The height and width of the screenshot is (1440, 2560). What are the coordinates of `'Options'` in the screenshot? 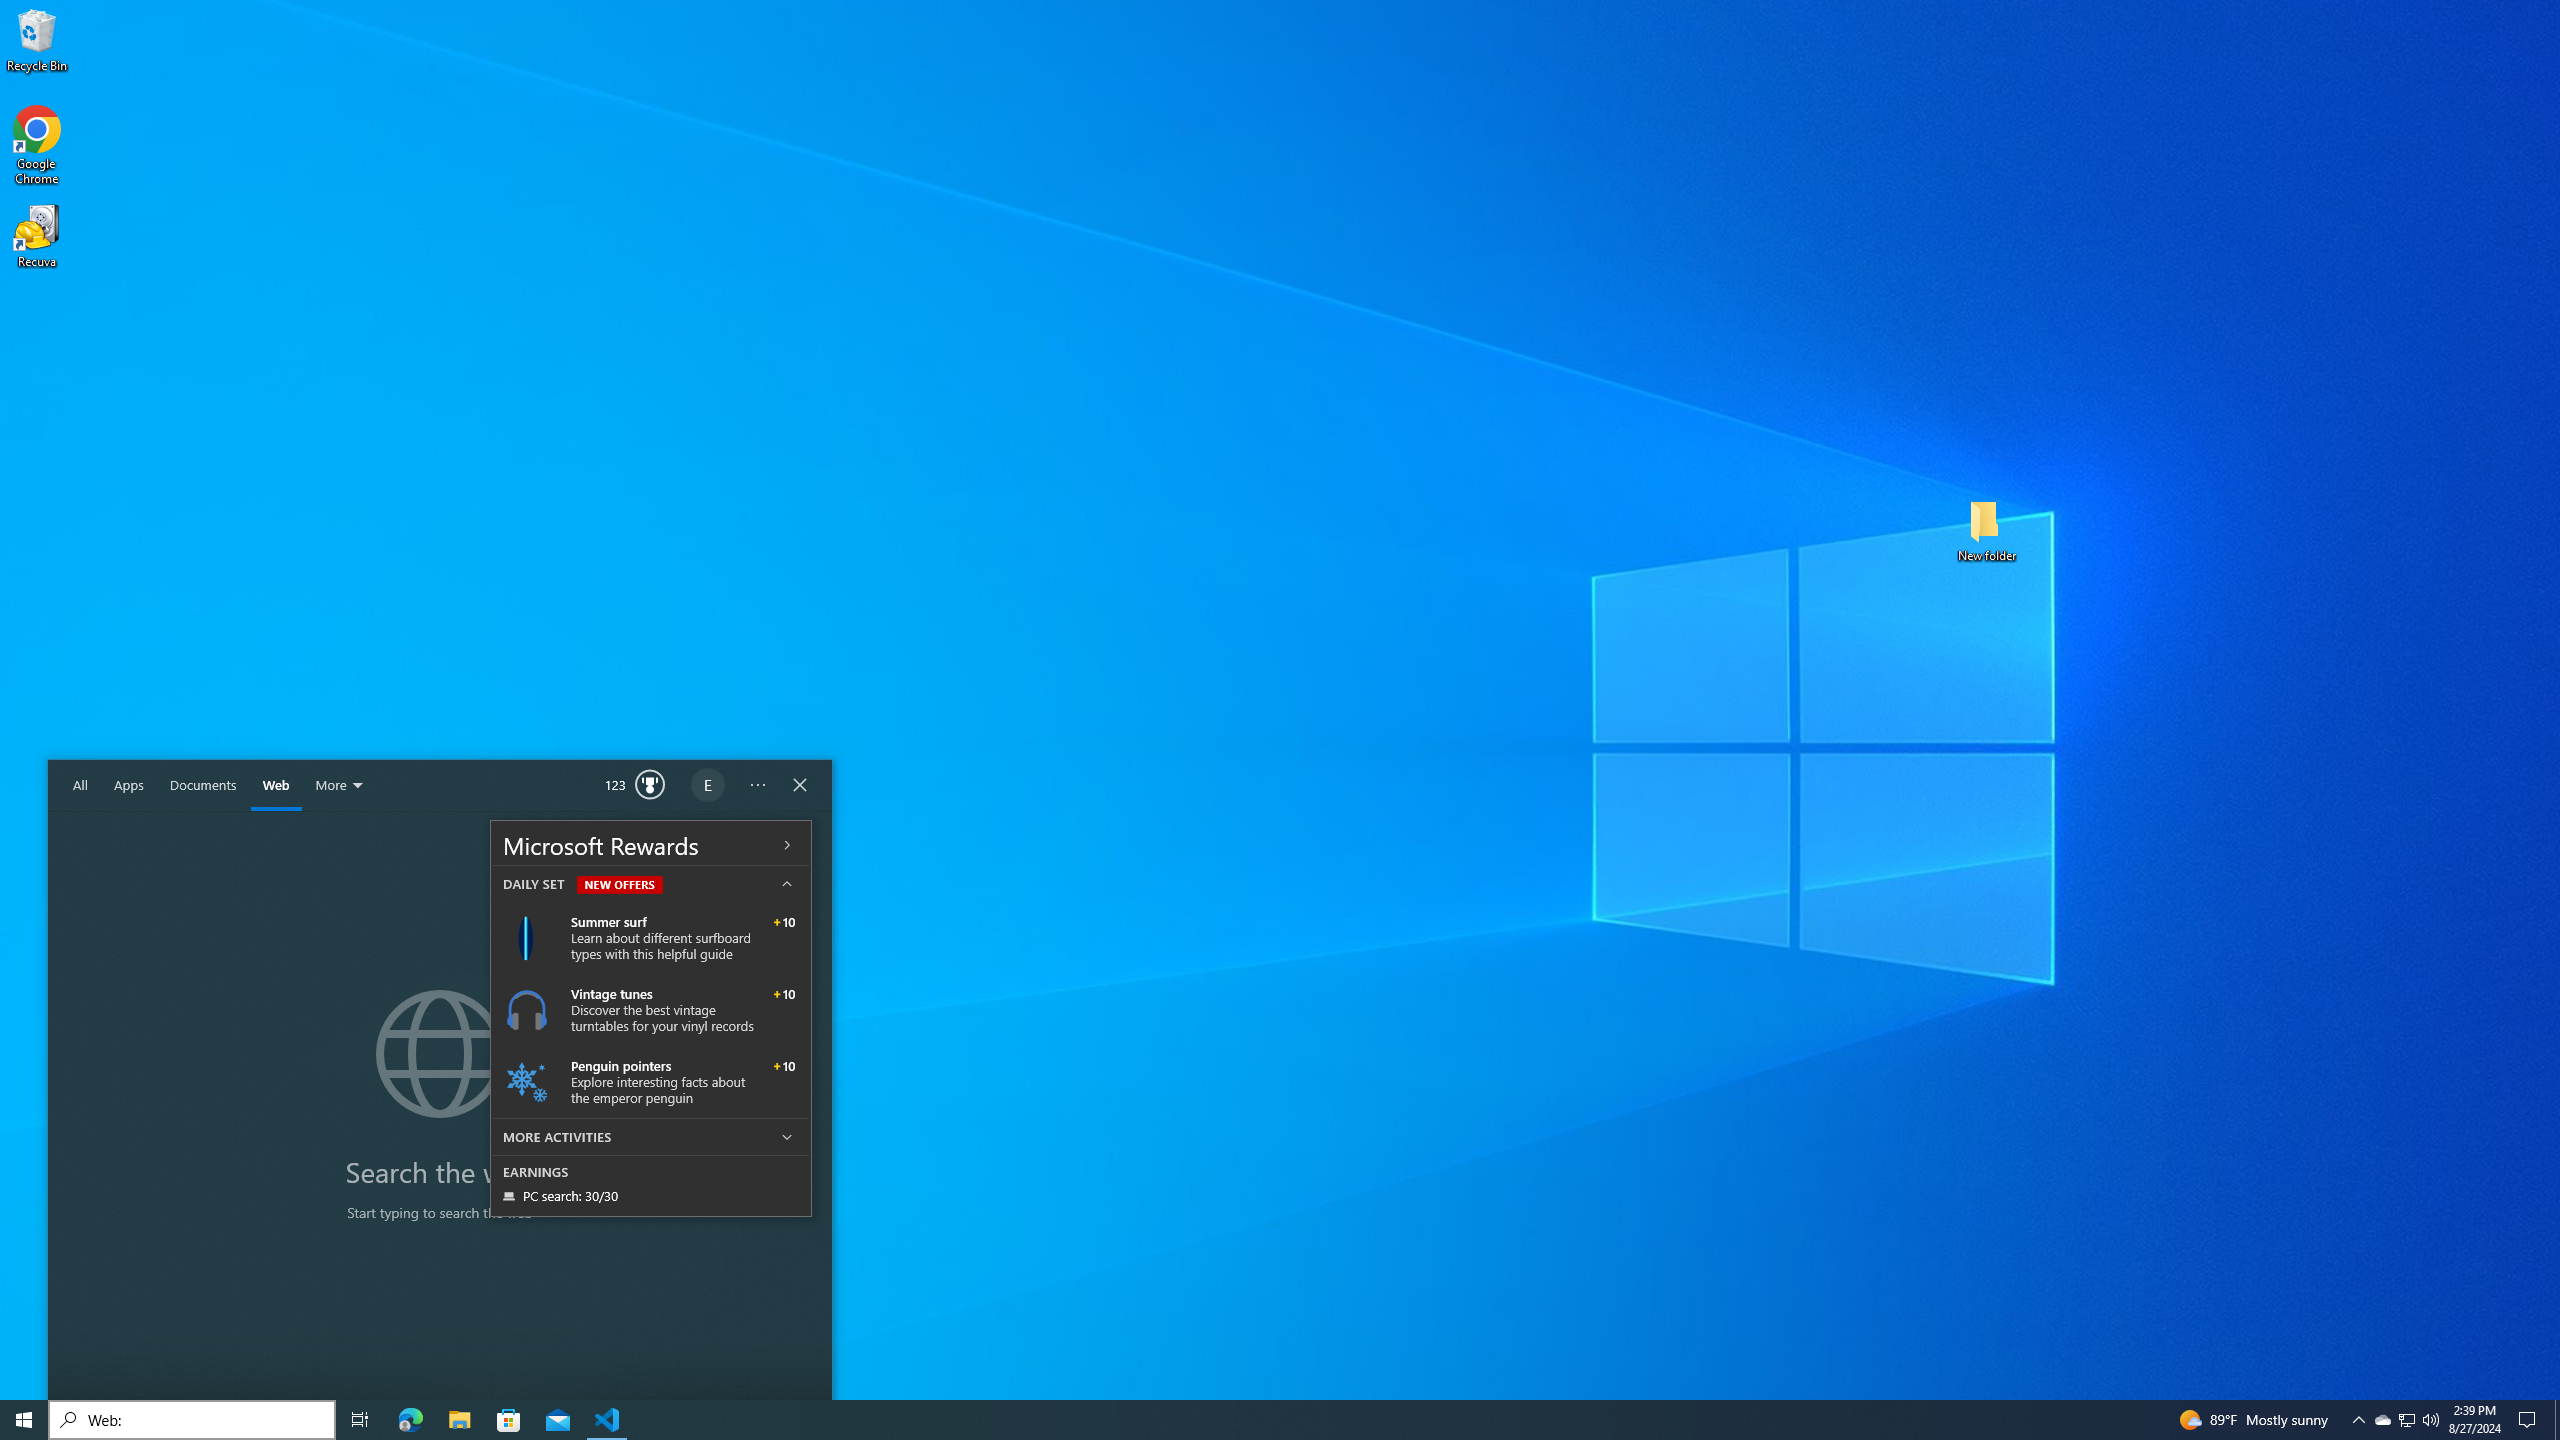 It's located at (757, 785).